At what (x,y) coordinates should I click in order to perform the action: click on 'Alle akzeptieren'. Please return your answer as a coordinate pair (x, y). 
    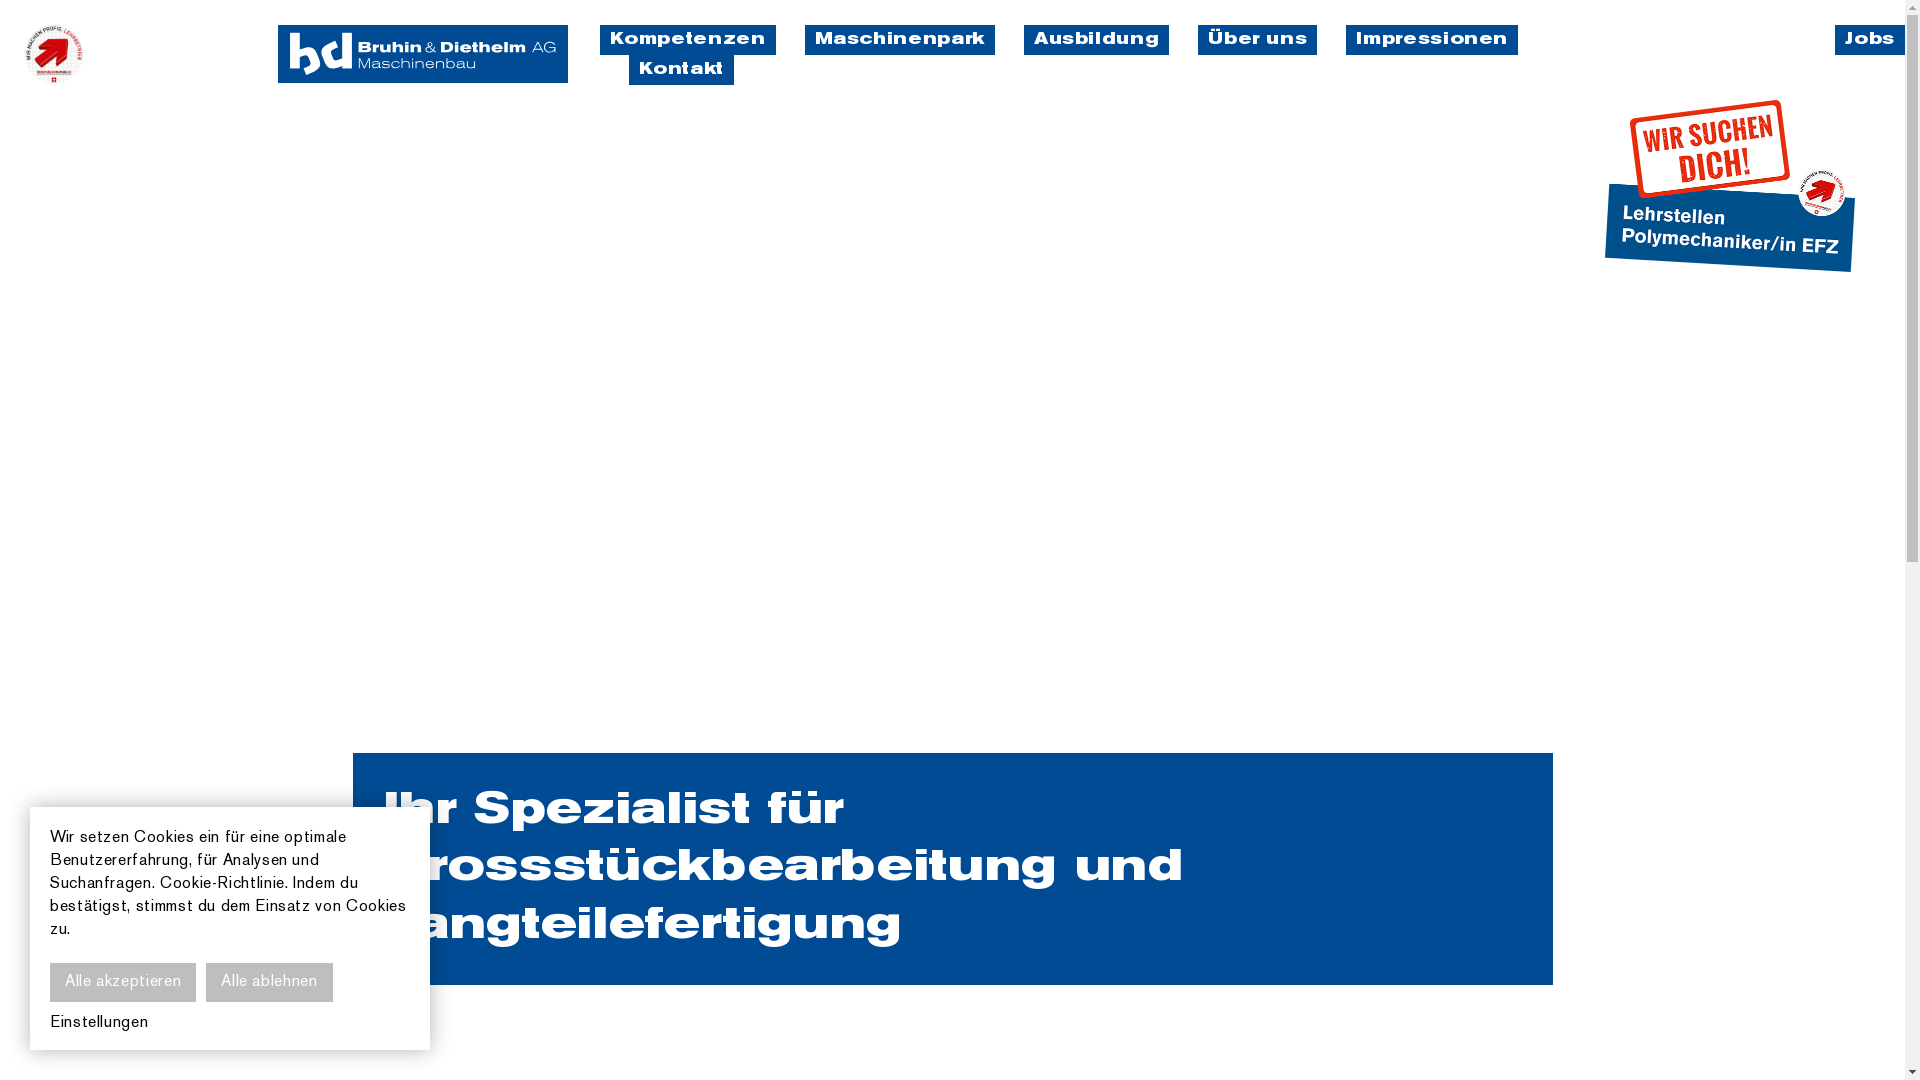
    Looking at the image, I should click on (122, 981).